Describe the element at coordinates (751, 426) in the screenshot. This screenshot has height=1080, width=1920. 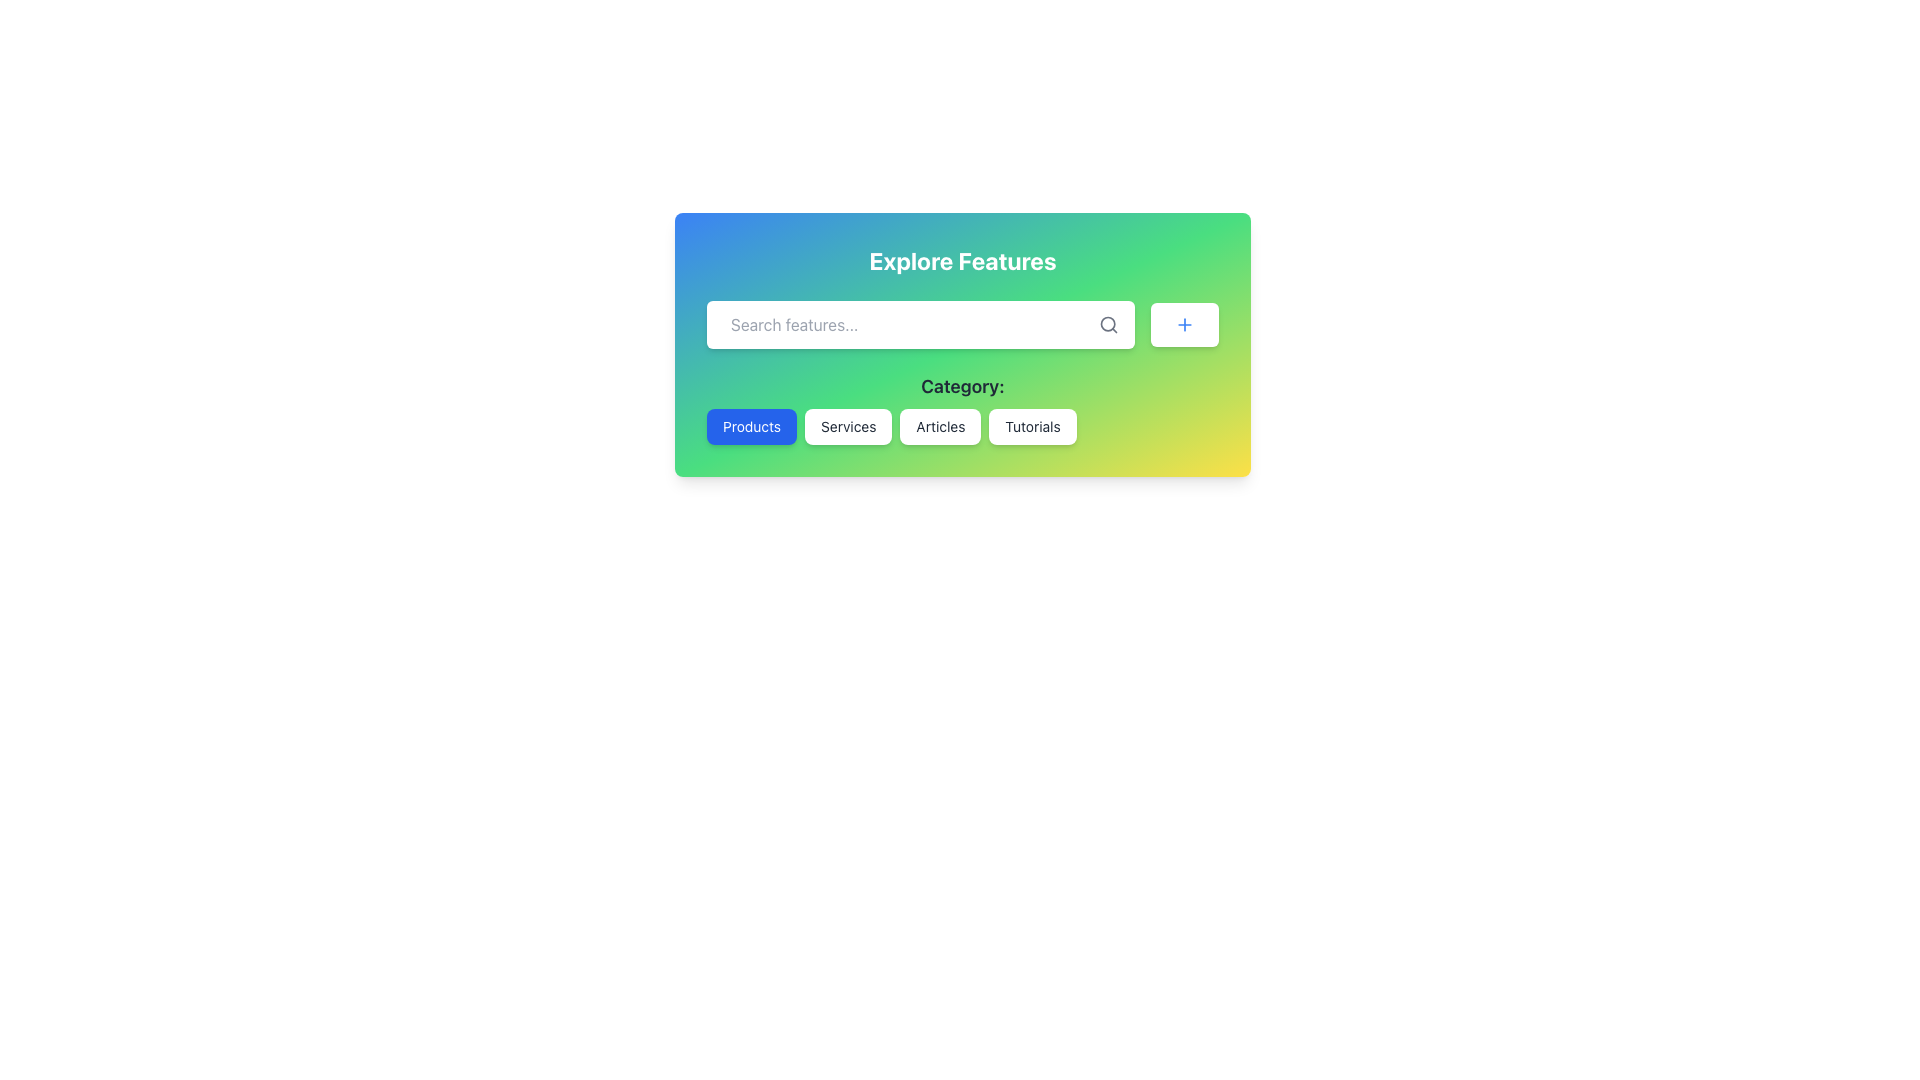
I see `the 'Products' button, which is a rectangular button with rounded corners, styled with a blue background and white text, located below the search bar and to the left of the 'Services' button` at that location.